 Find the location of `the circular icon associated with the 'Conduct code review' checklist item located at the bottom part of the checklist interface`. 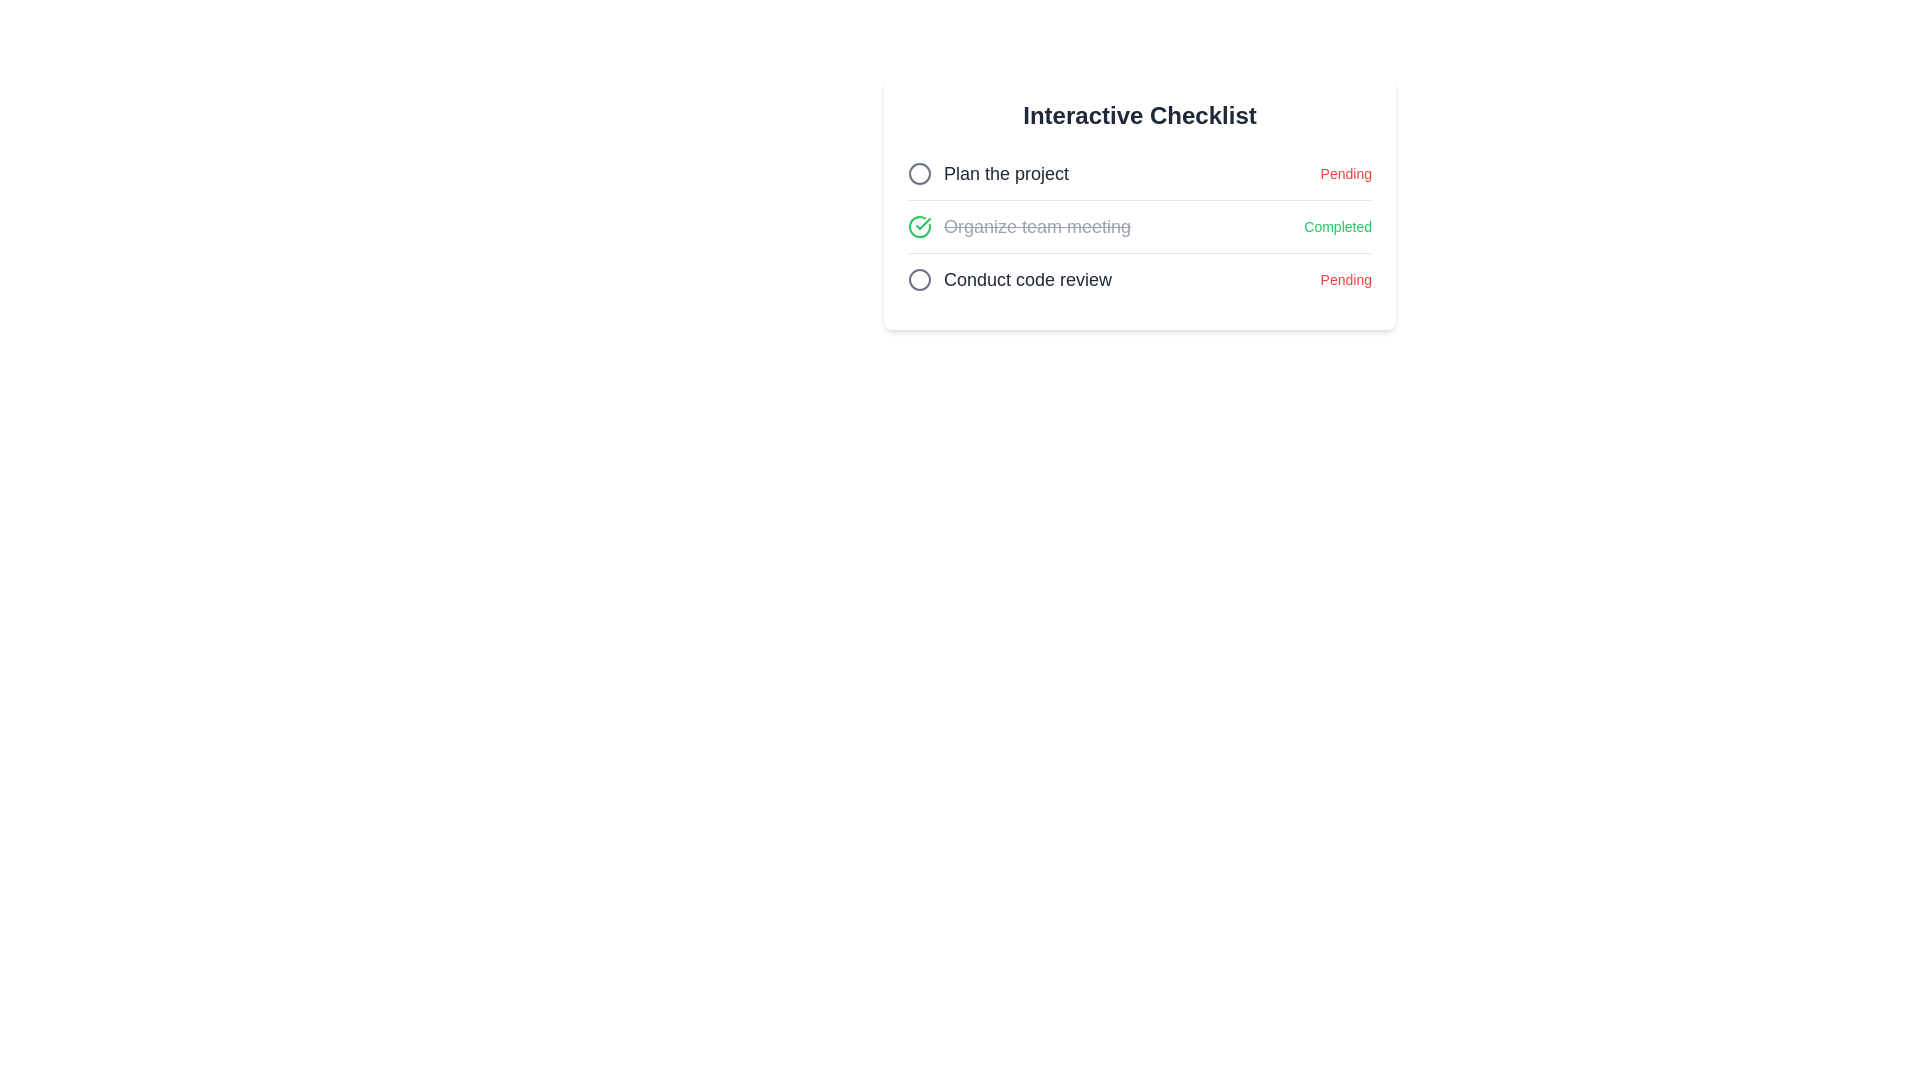

the circular icon associated with the 'Conduct code review' checklist item located at the bottom part of the checklist interface is located at coordinates (919, 280).